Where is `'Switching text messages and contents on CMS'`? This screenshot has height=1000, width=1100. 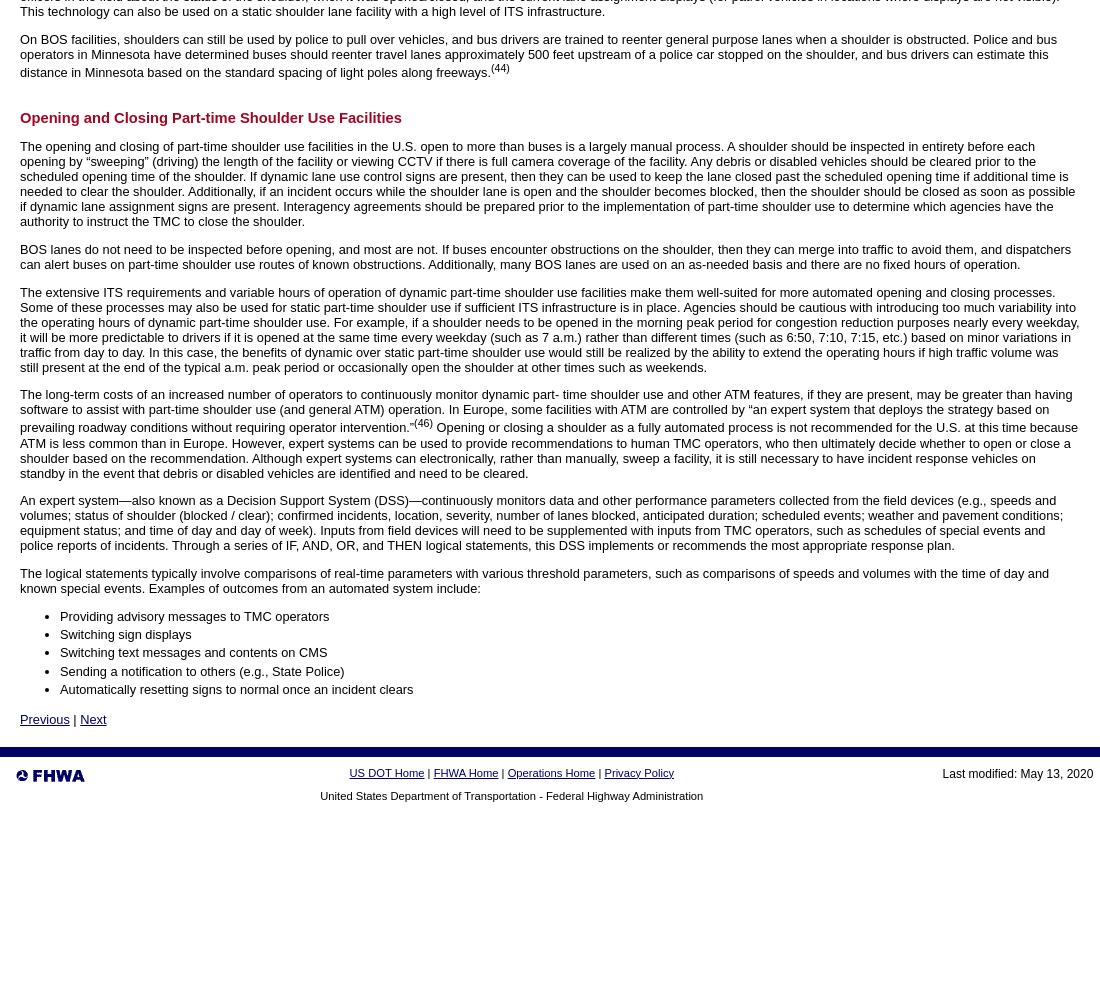
'Switching text messages and contents on CMS' is located at coordinates (192, 652).